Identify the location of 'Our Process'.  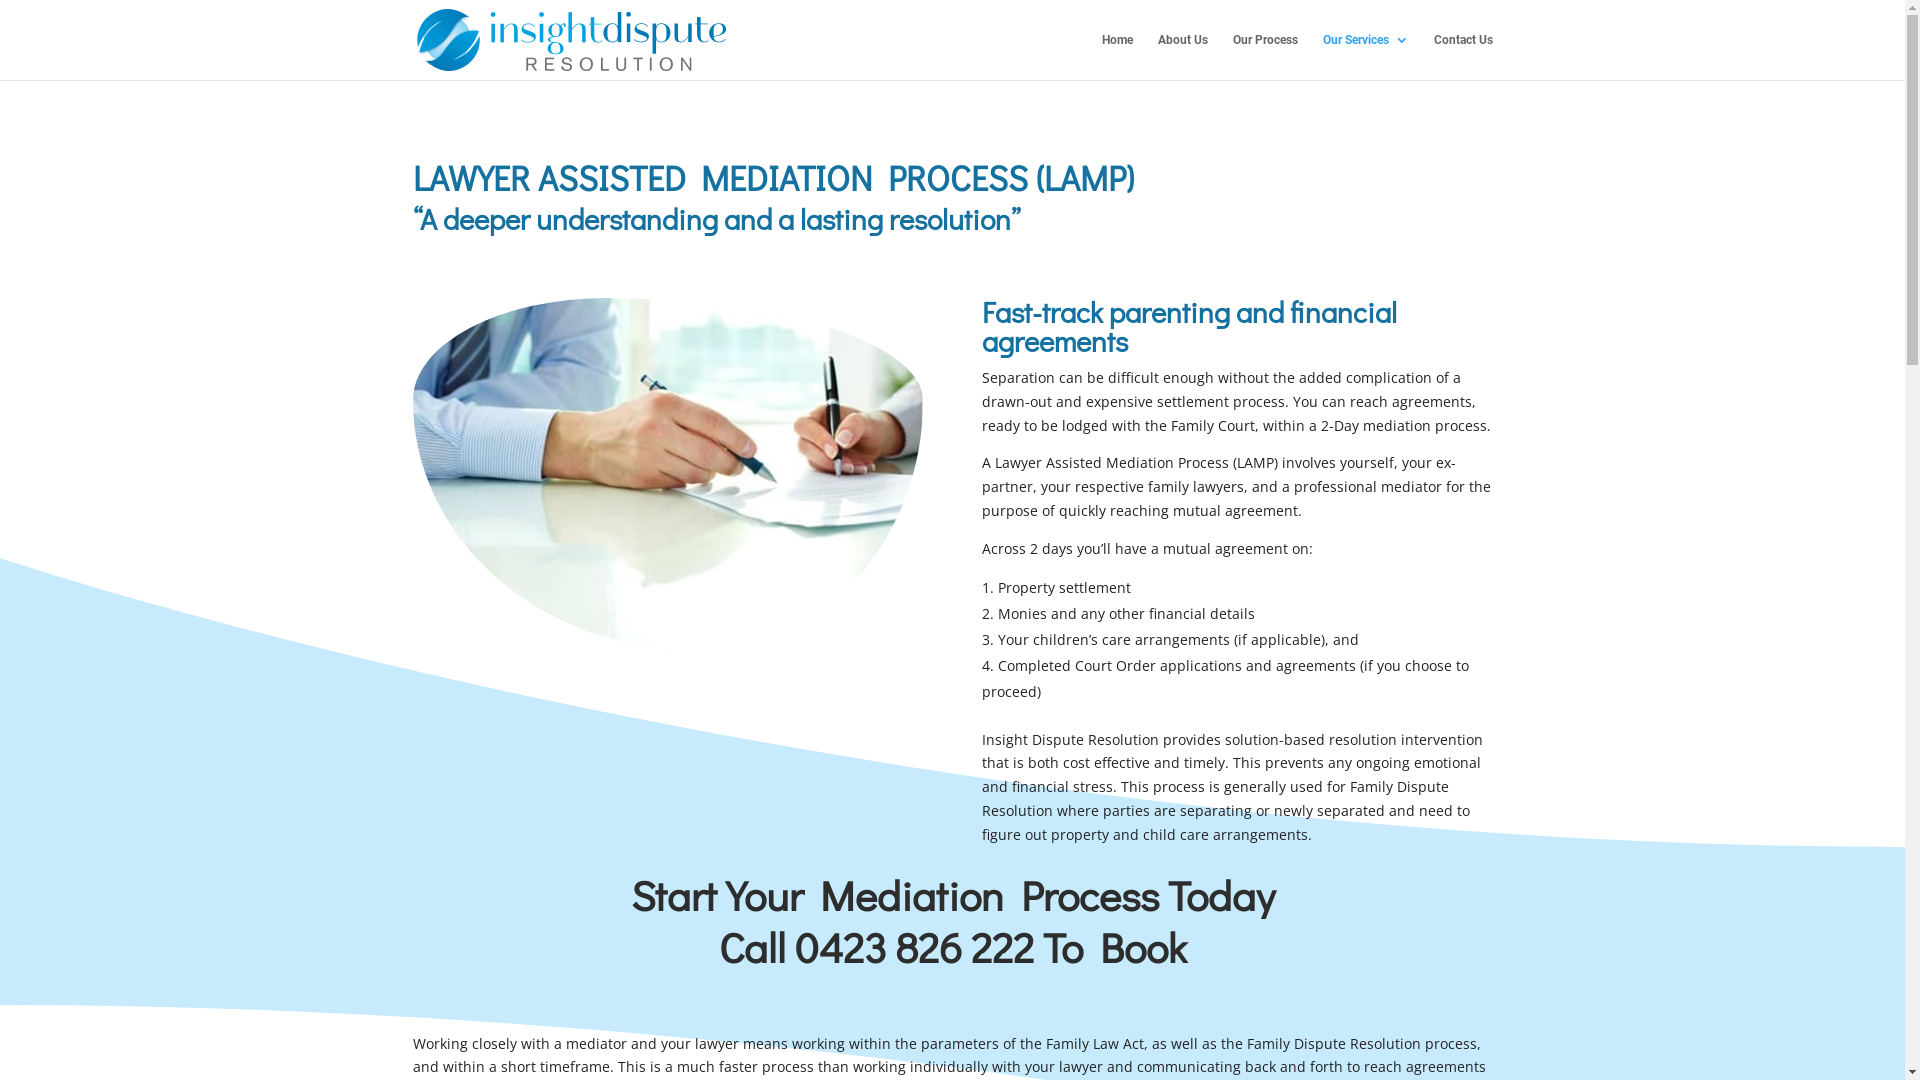
(1231, 55).